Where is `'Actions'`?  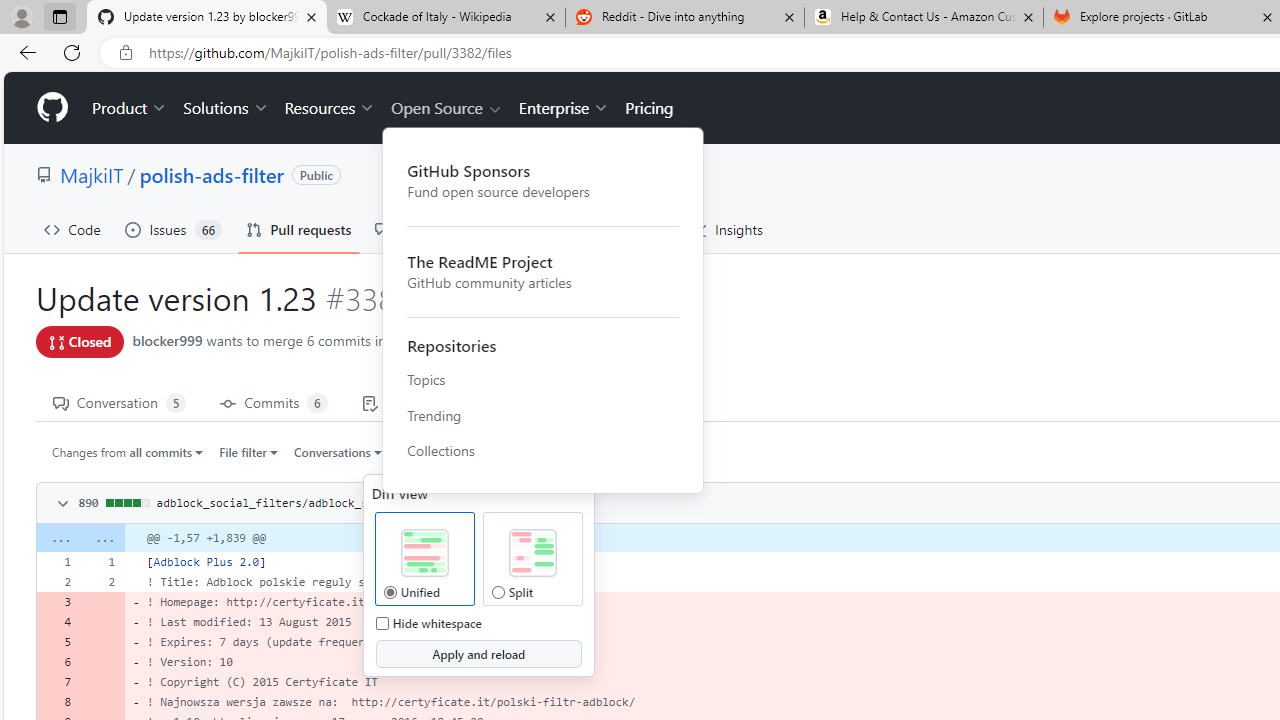
'Actions' is located at coordinates (531, 229).